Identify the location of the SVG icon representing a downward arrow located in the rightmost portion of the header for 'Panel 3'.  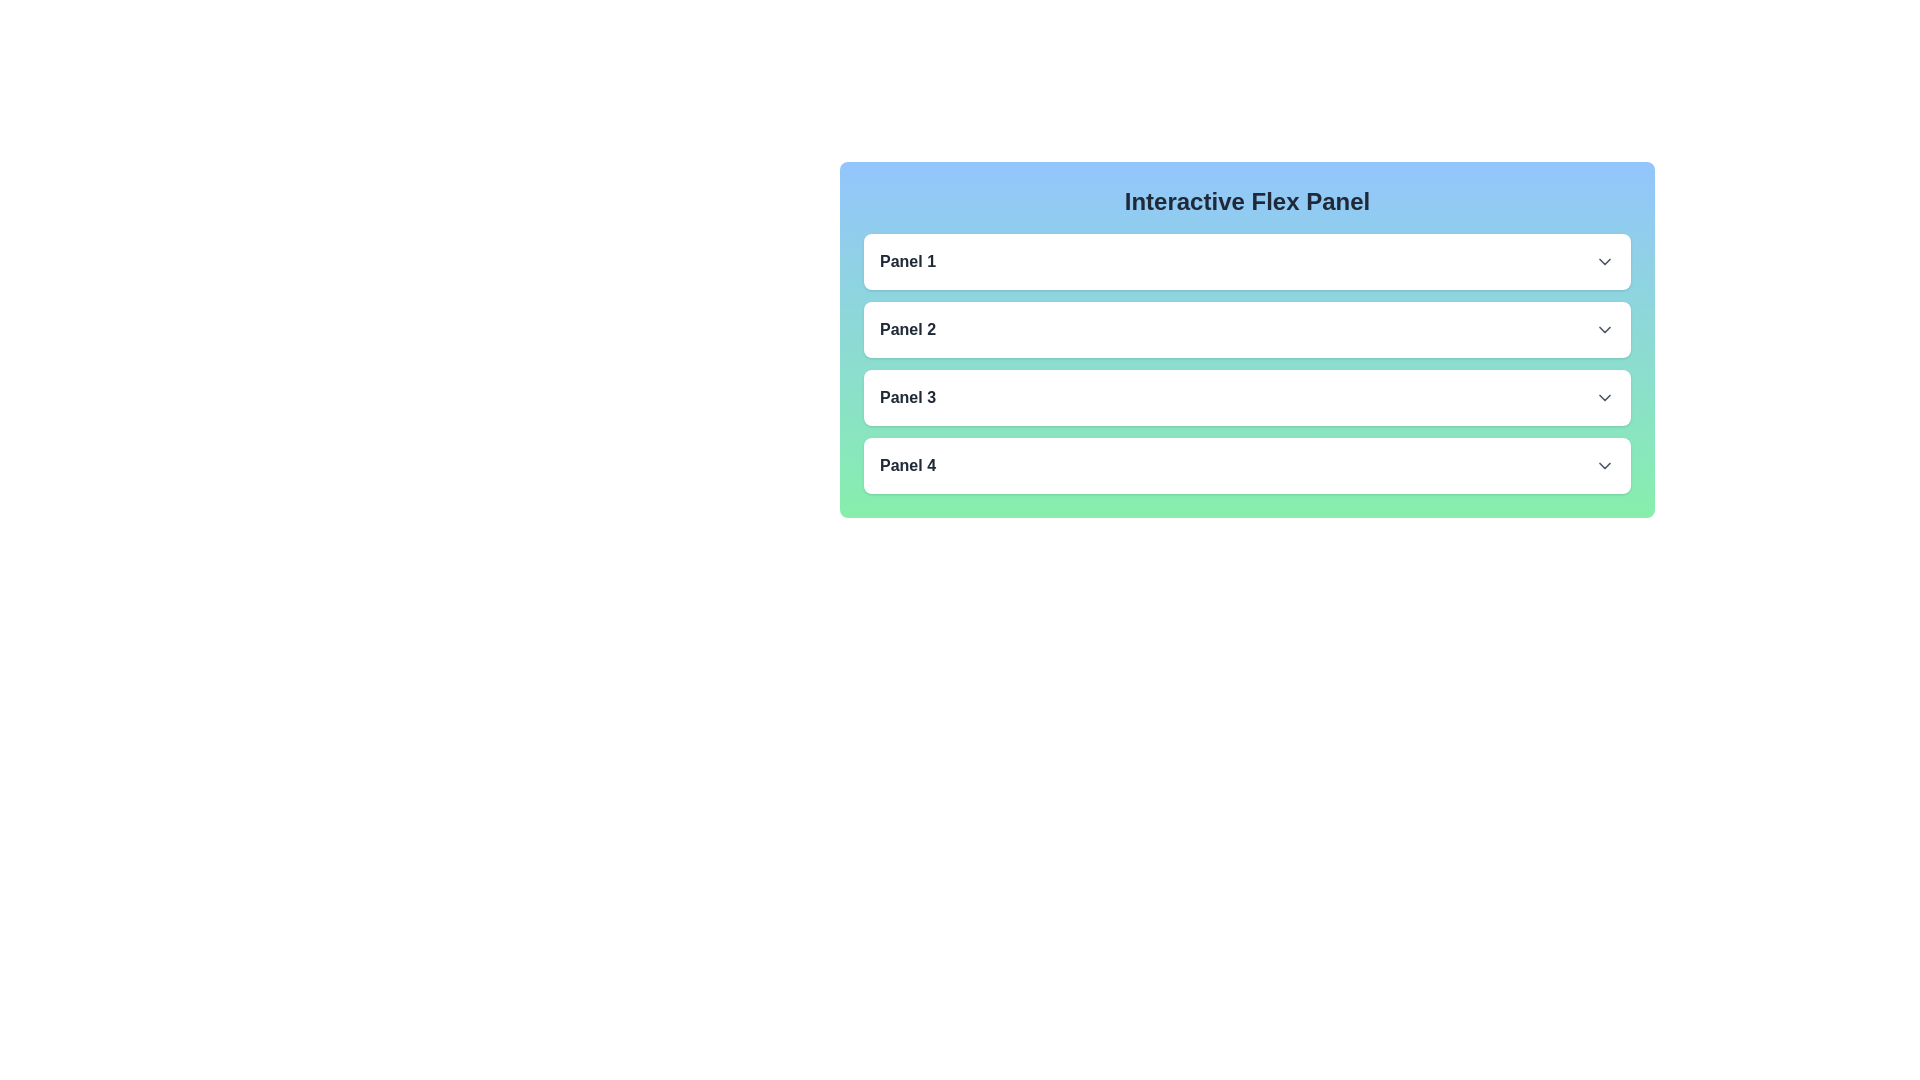
(1604, 397).